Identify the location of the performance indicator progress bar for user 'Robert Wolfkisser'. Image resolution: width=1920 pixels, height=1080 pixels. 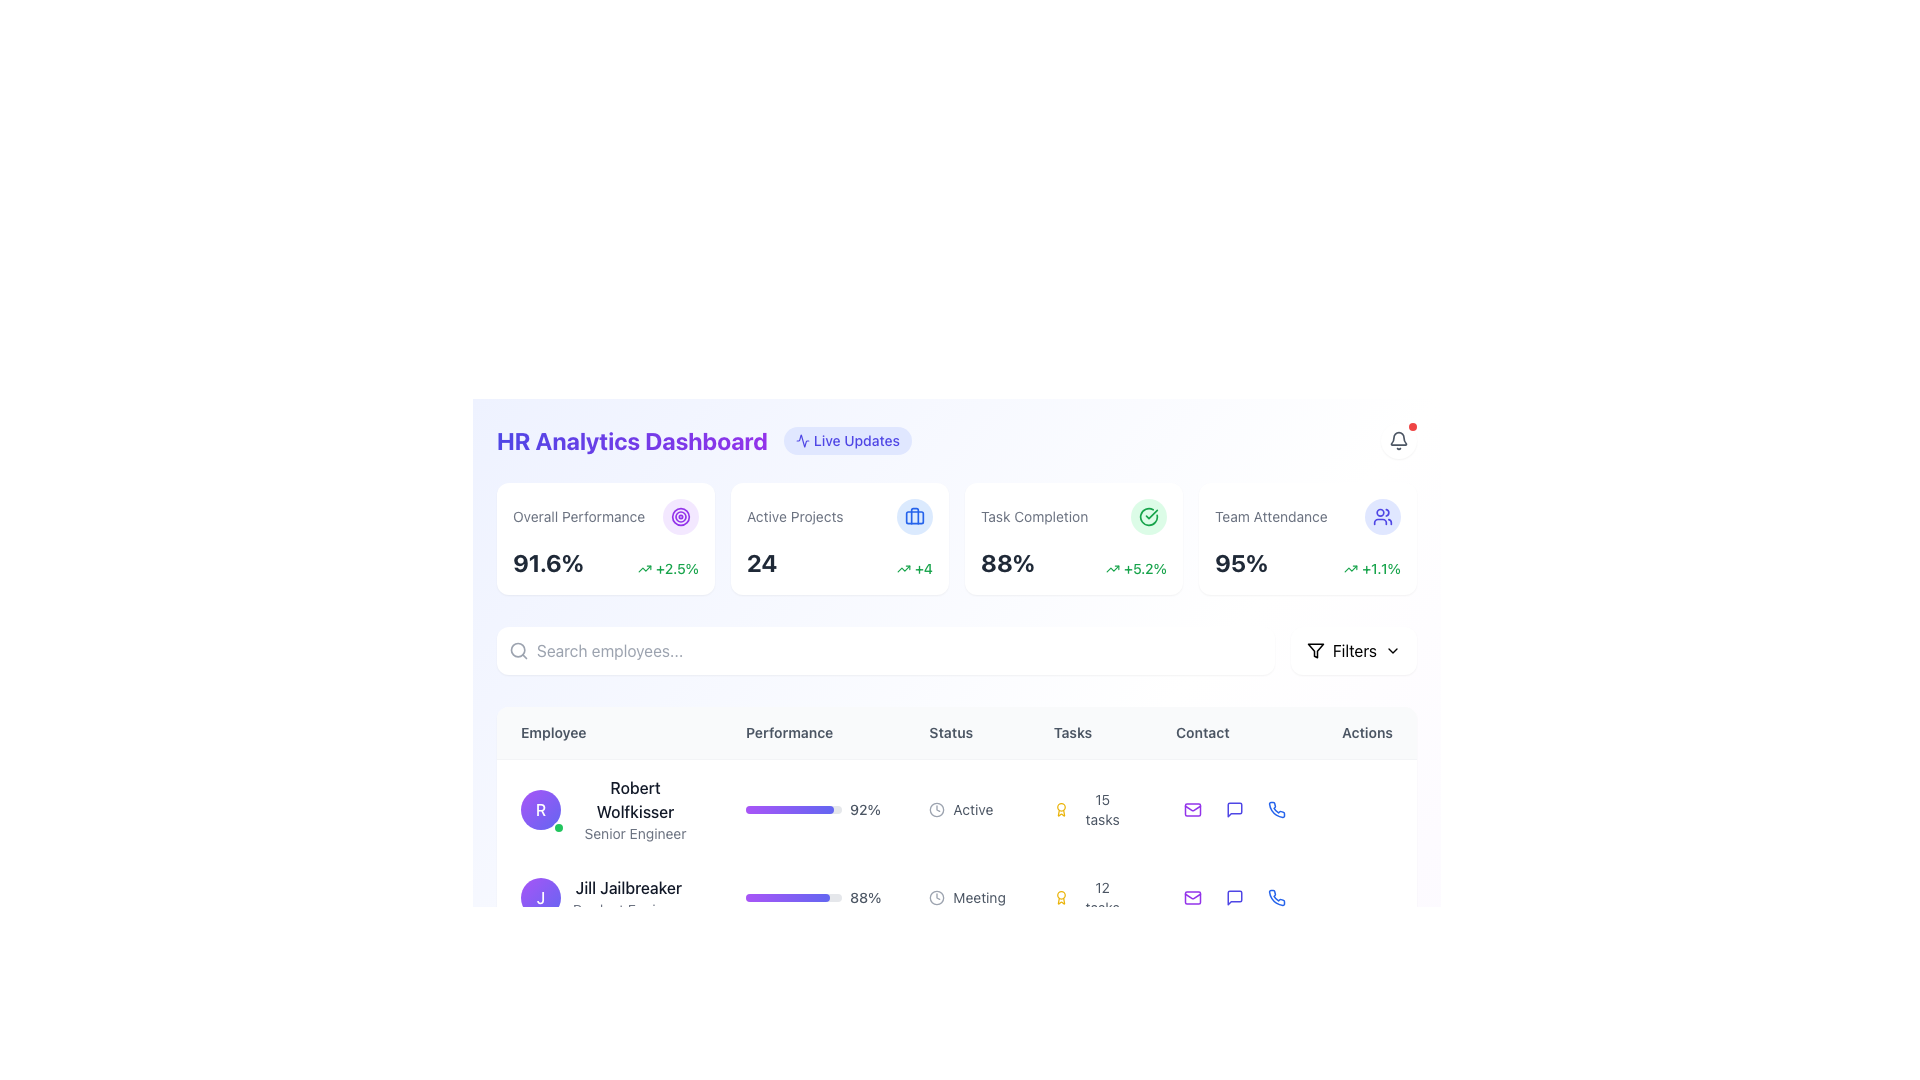
(813, 808).